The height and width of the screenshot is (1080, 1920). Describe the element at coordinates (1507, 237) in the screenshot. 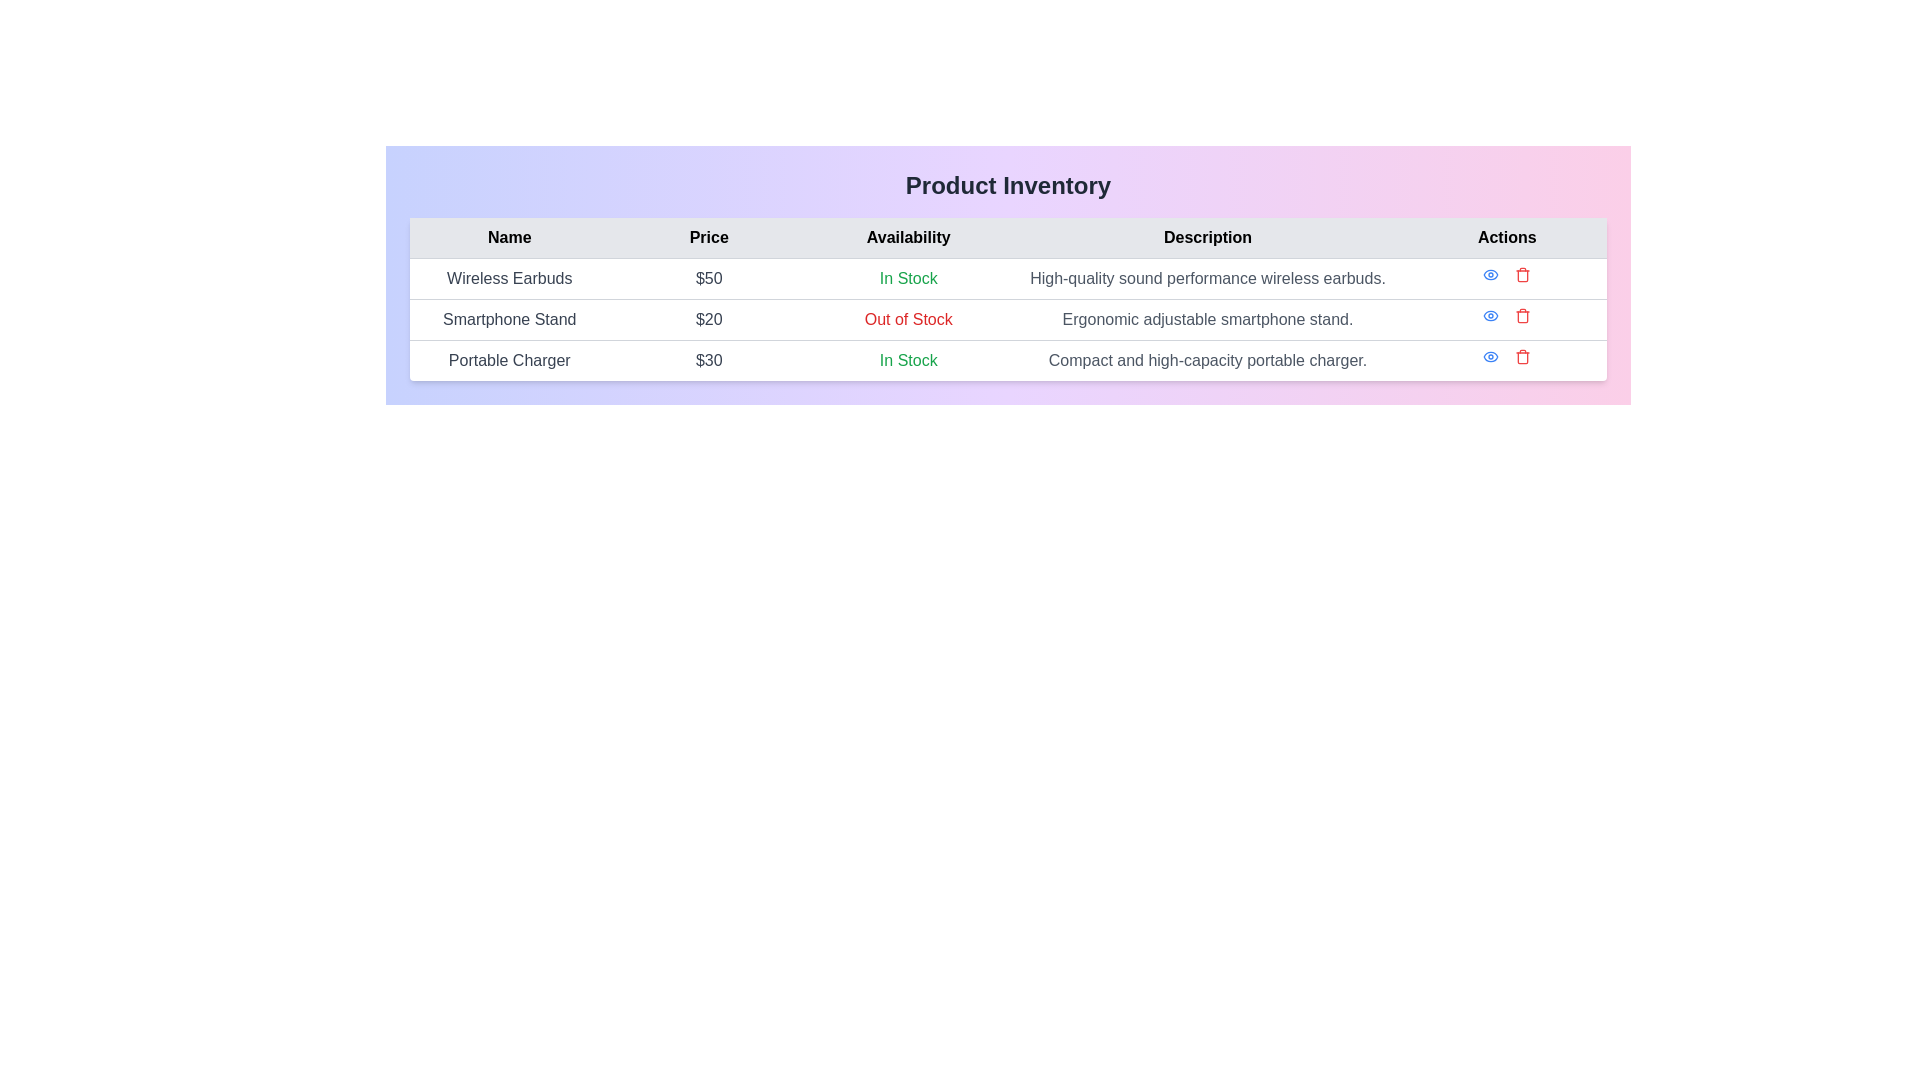

I see `the 'Actions' column header text label in the structured table layout, which is positioned in the last column and adjacent to the 'Description' column` at that location.